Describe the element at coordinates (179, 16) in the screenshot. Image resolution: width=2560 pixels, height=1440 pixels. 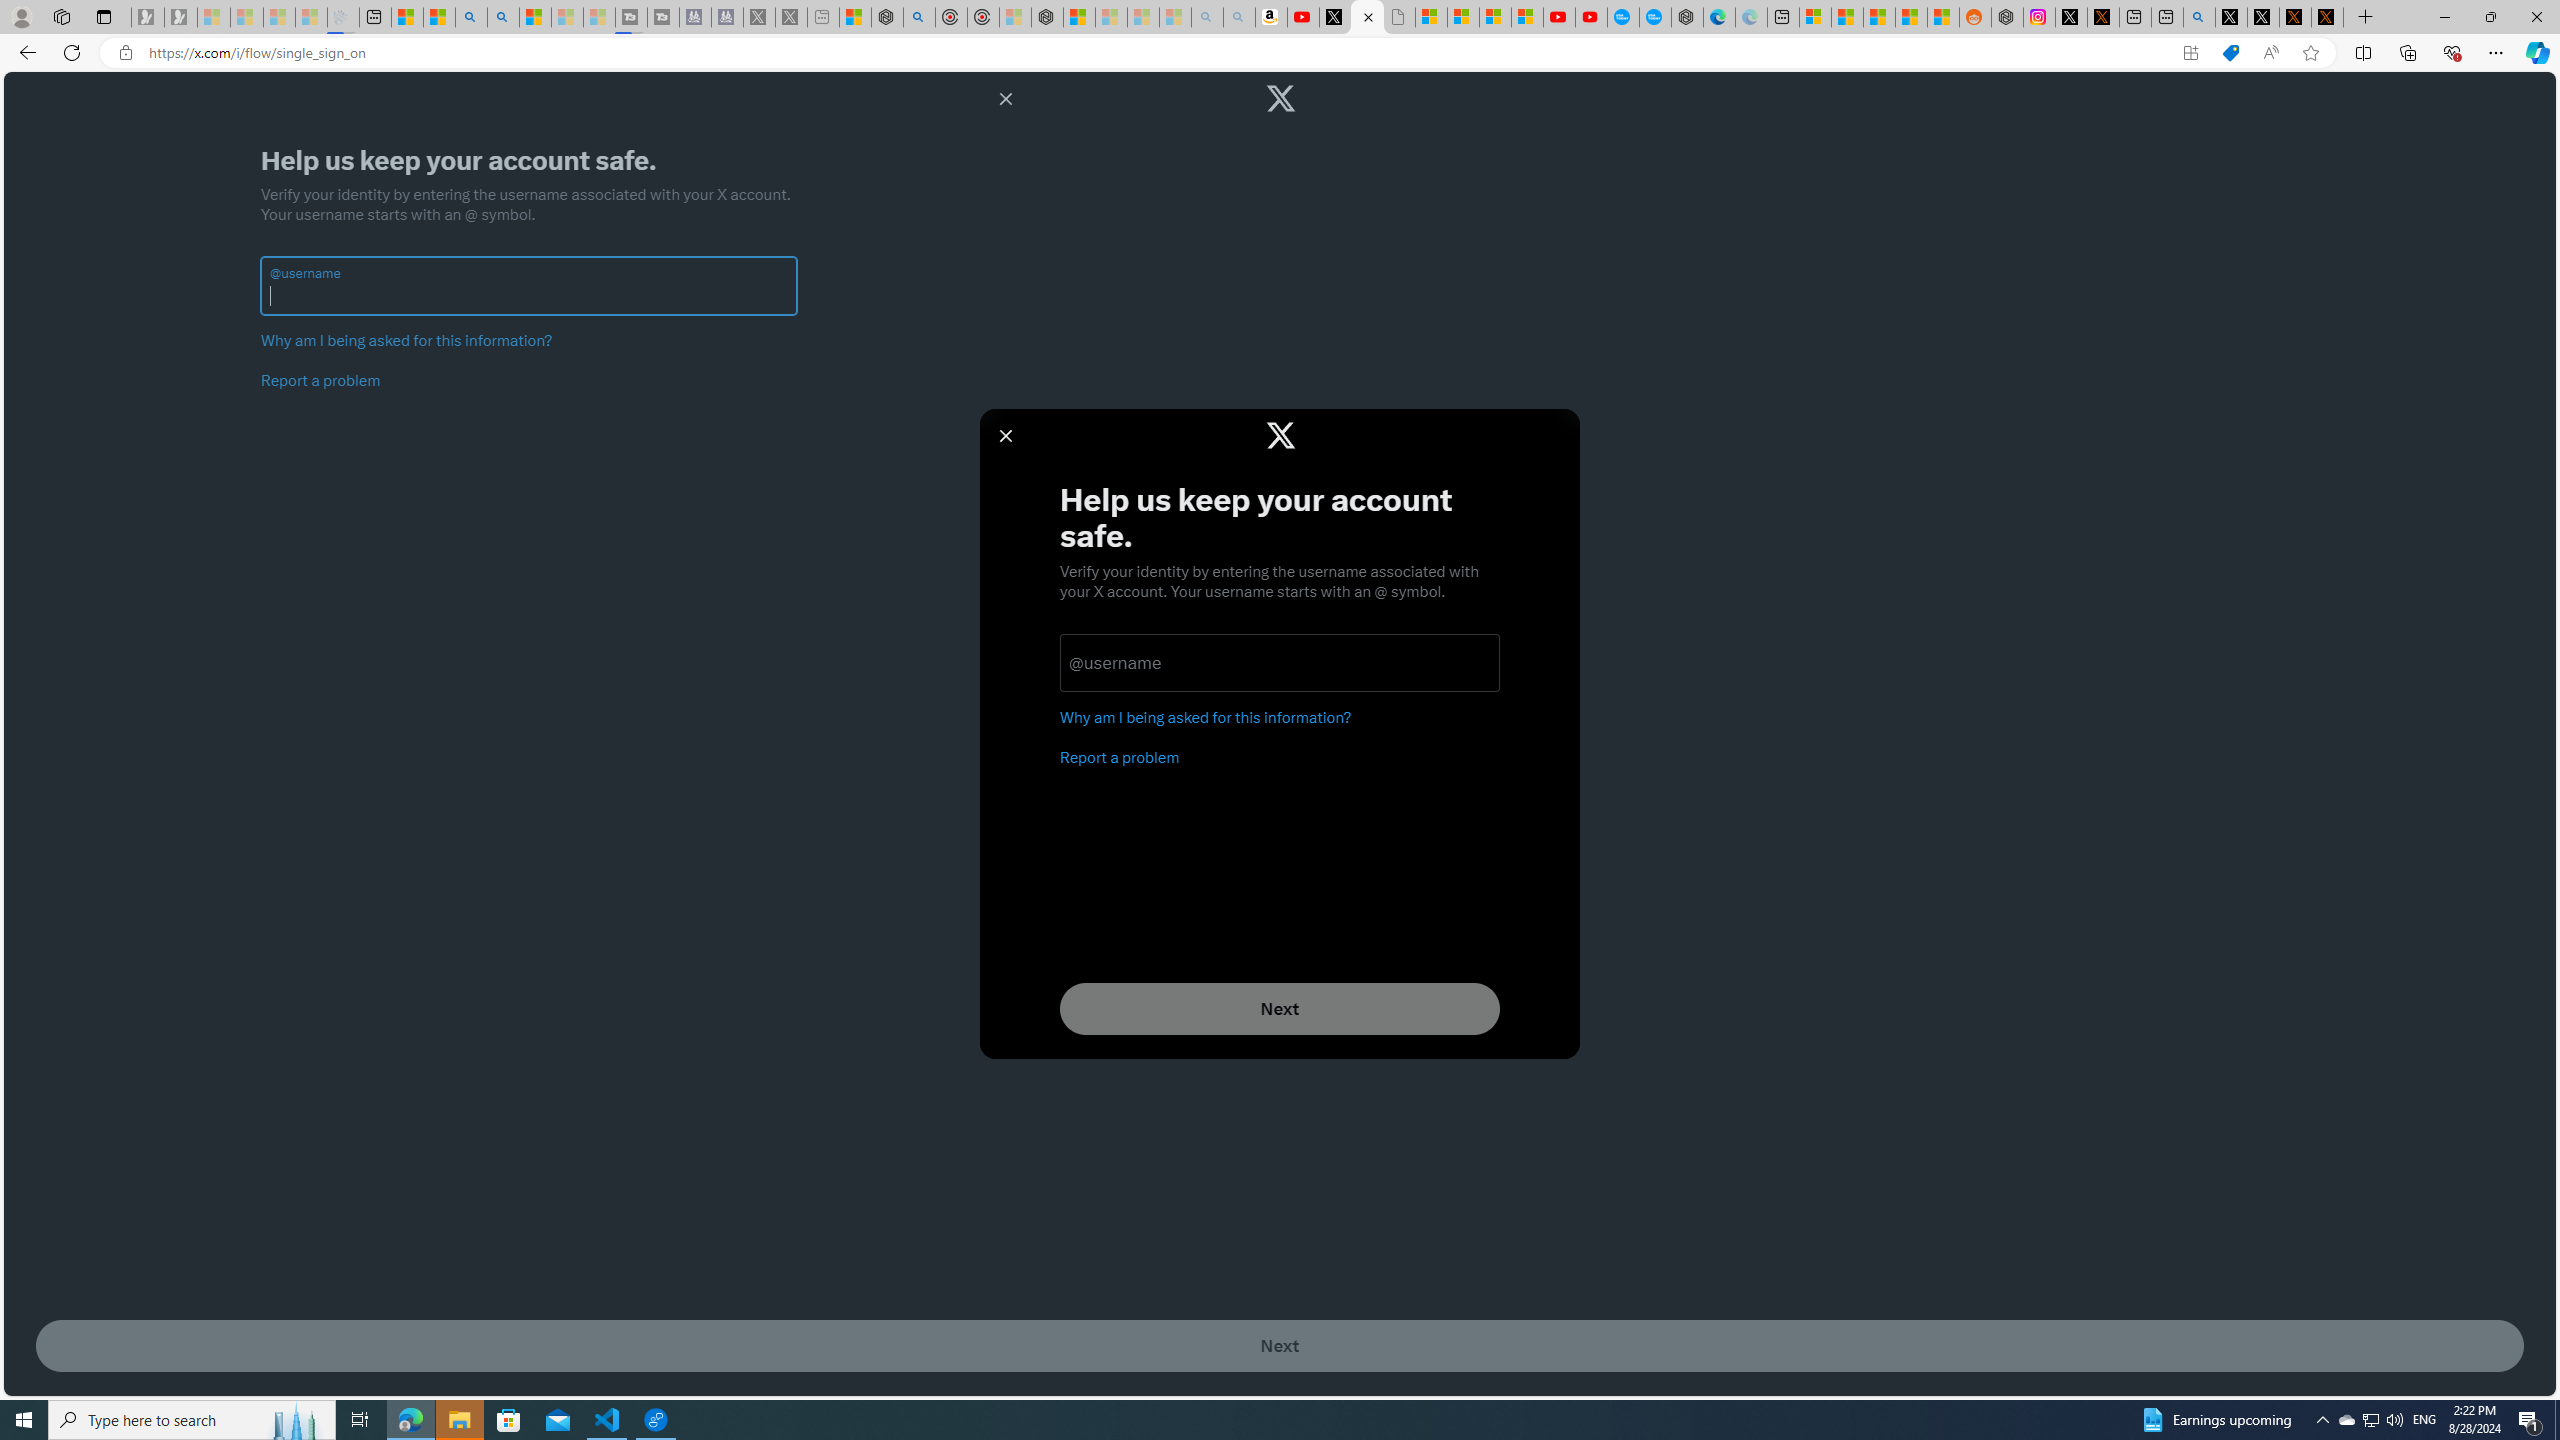
I see `'Newsletter Sign Up - Sleeping'` at that location.